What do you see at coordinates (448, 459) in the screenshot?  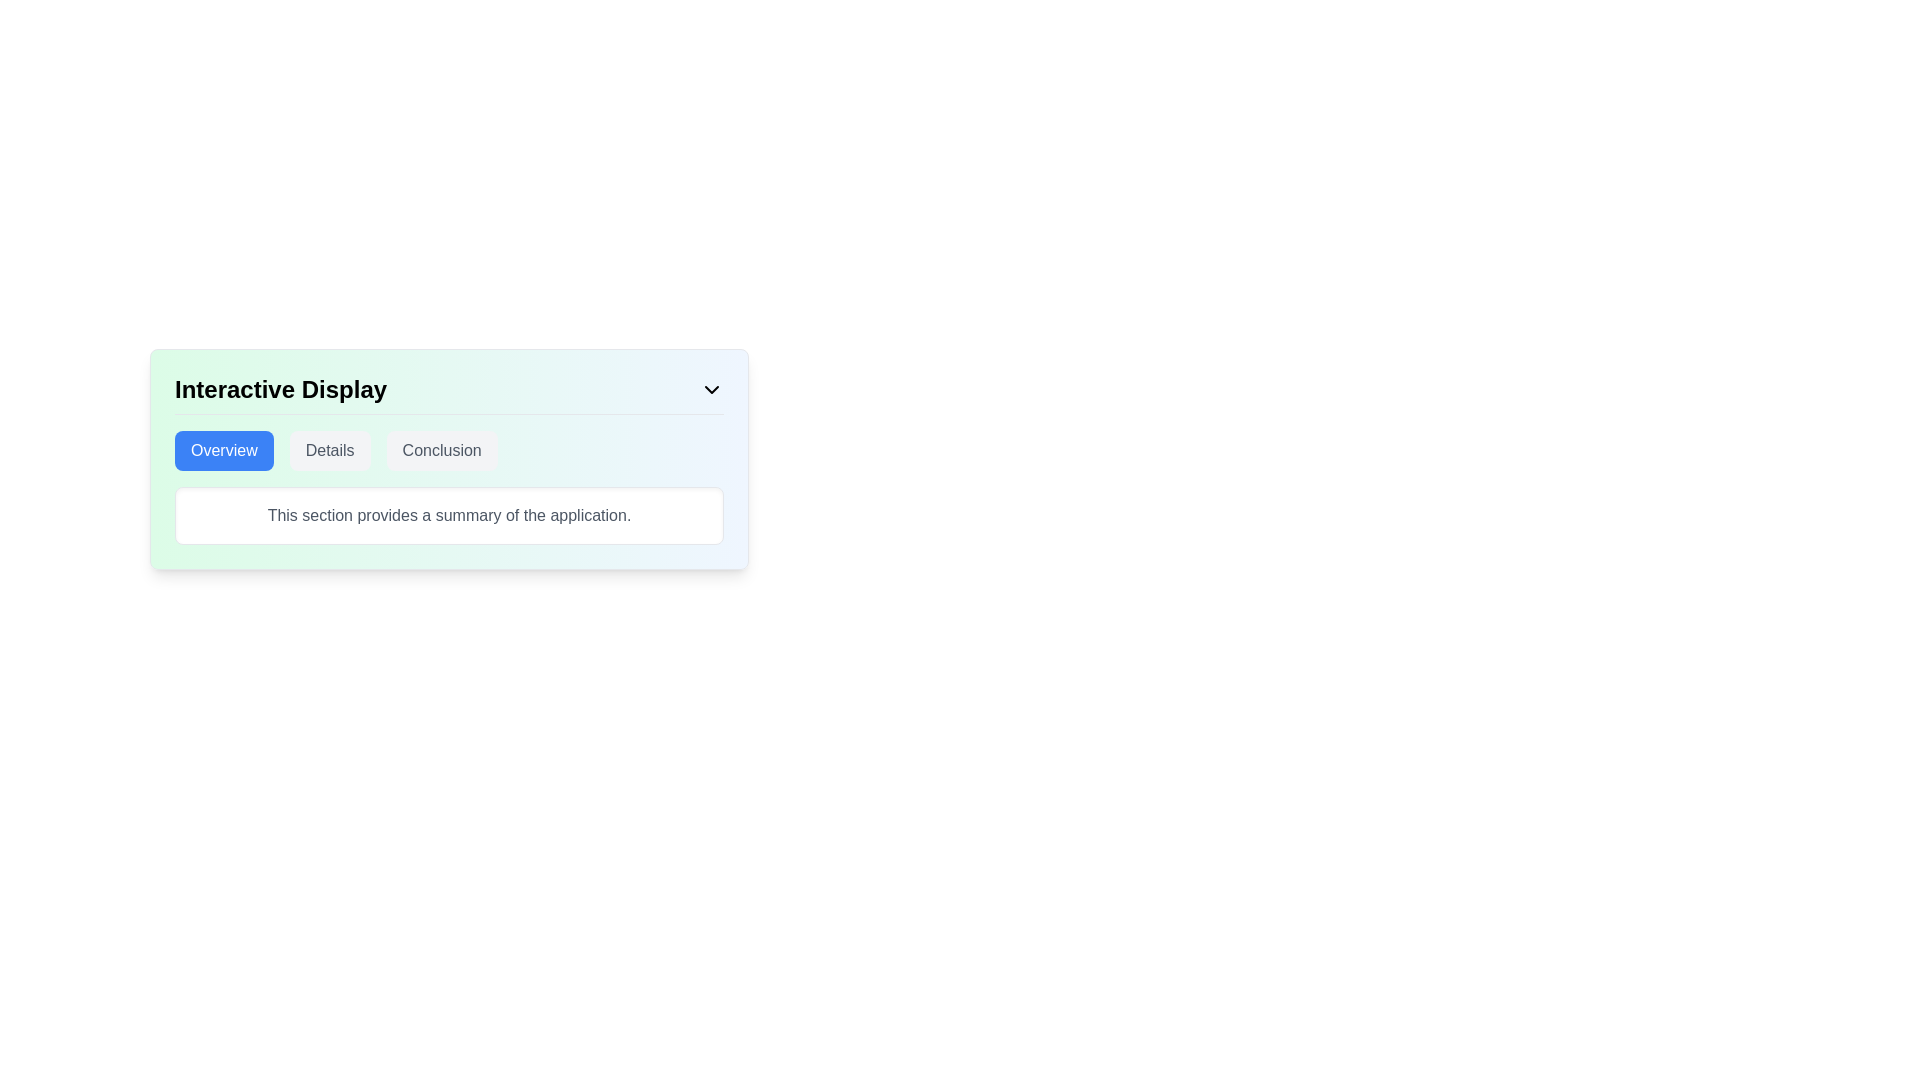 I see `descriptive text in the header and navigation bar located at the top of the interface, which includes the 'Overview,' 'Details,' and 'Conclusion' tabs` at bounding box center [448, 459].